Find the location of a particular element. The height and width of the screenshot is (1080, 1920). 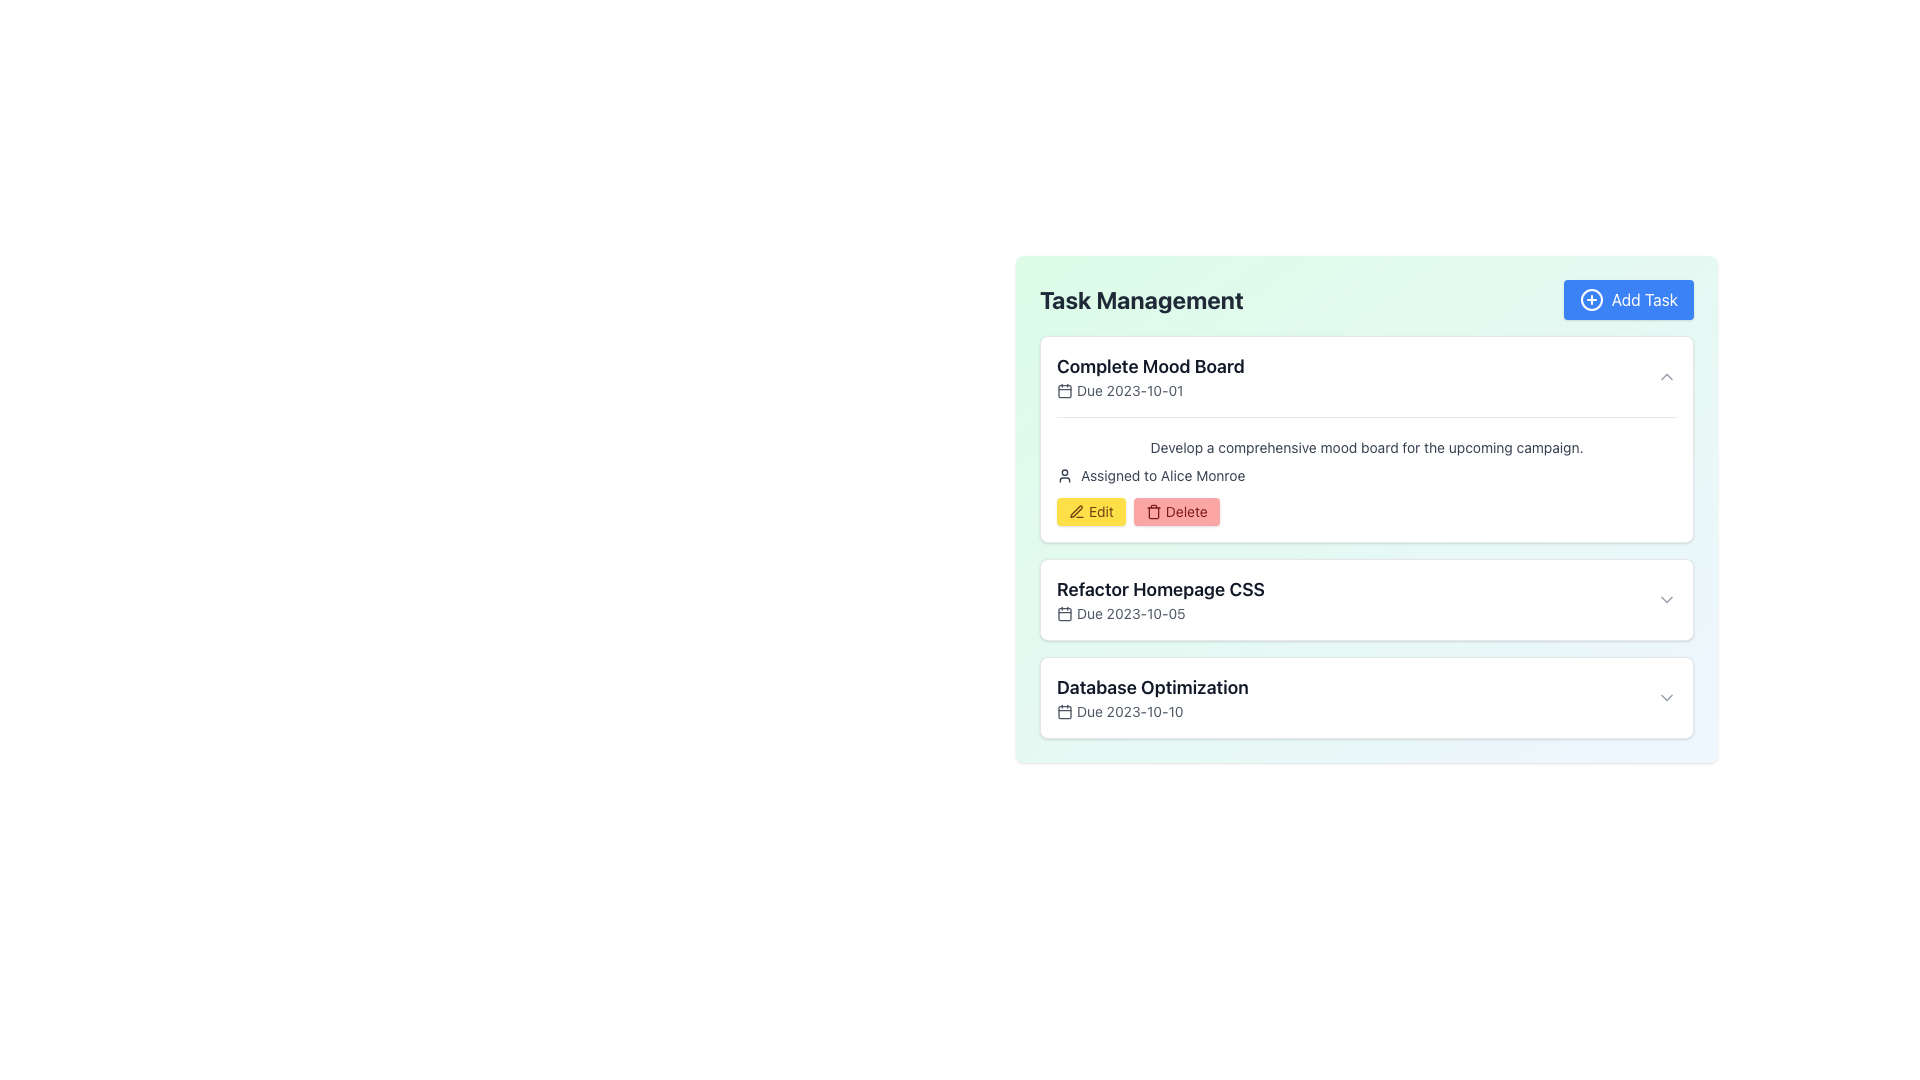

the trash bin icon located on the left side of the red 'Delete' button in the task card titled 'Complete Mood Board' is located at coordinates (1153, 511).